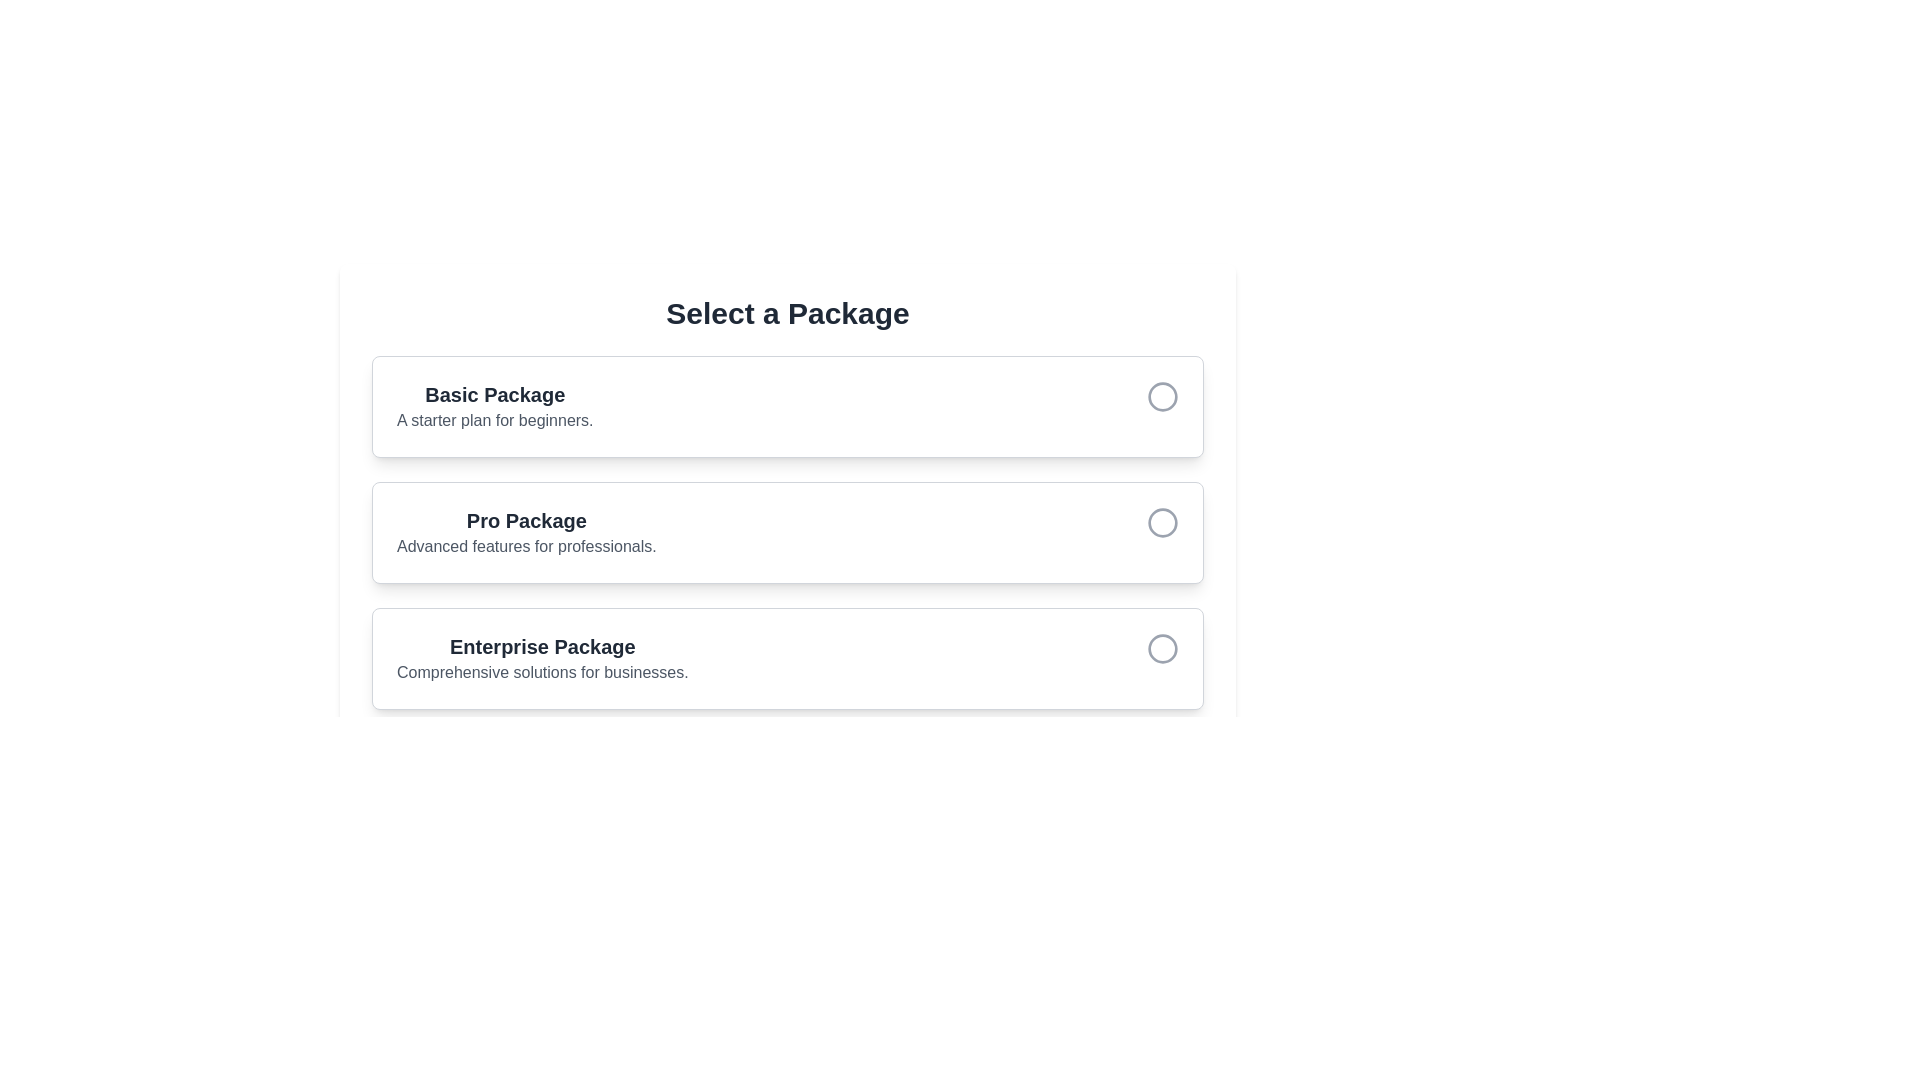  Describe the element at coordinates (1162, 397) in the screenshot. I see `the first circular icon representing the 'Basic Package' option, which is a hollow gray circle within an SVG element` at that location.